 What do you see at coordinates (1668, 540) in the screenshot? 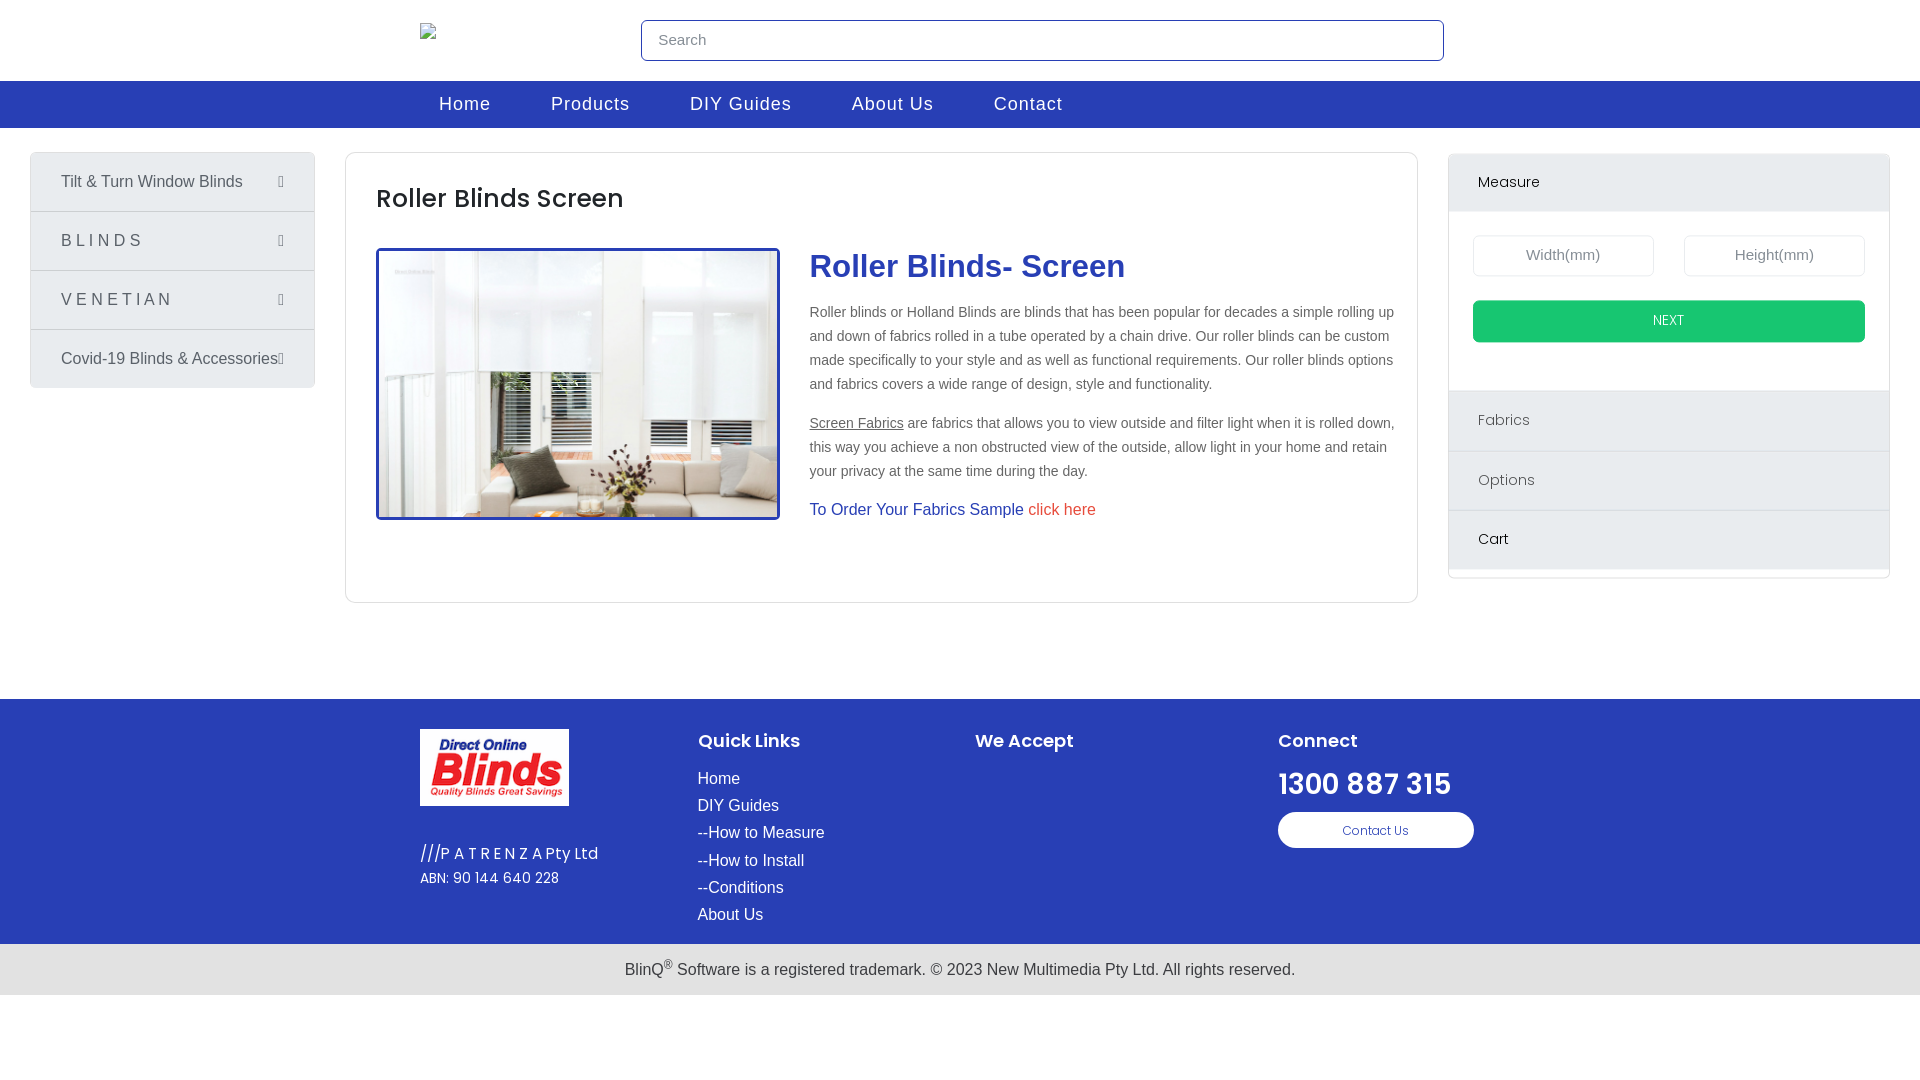
I see `'Cart'` at bounding box center [1668, 540].